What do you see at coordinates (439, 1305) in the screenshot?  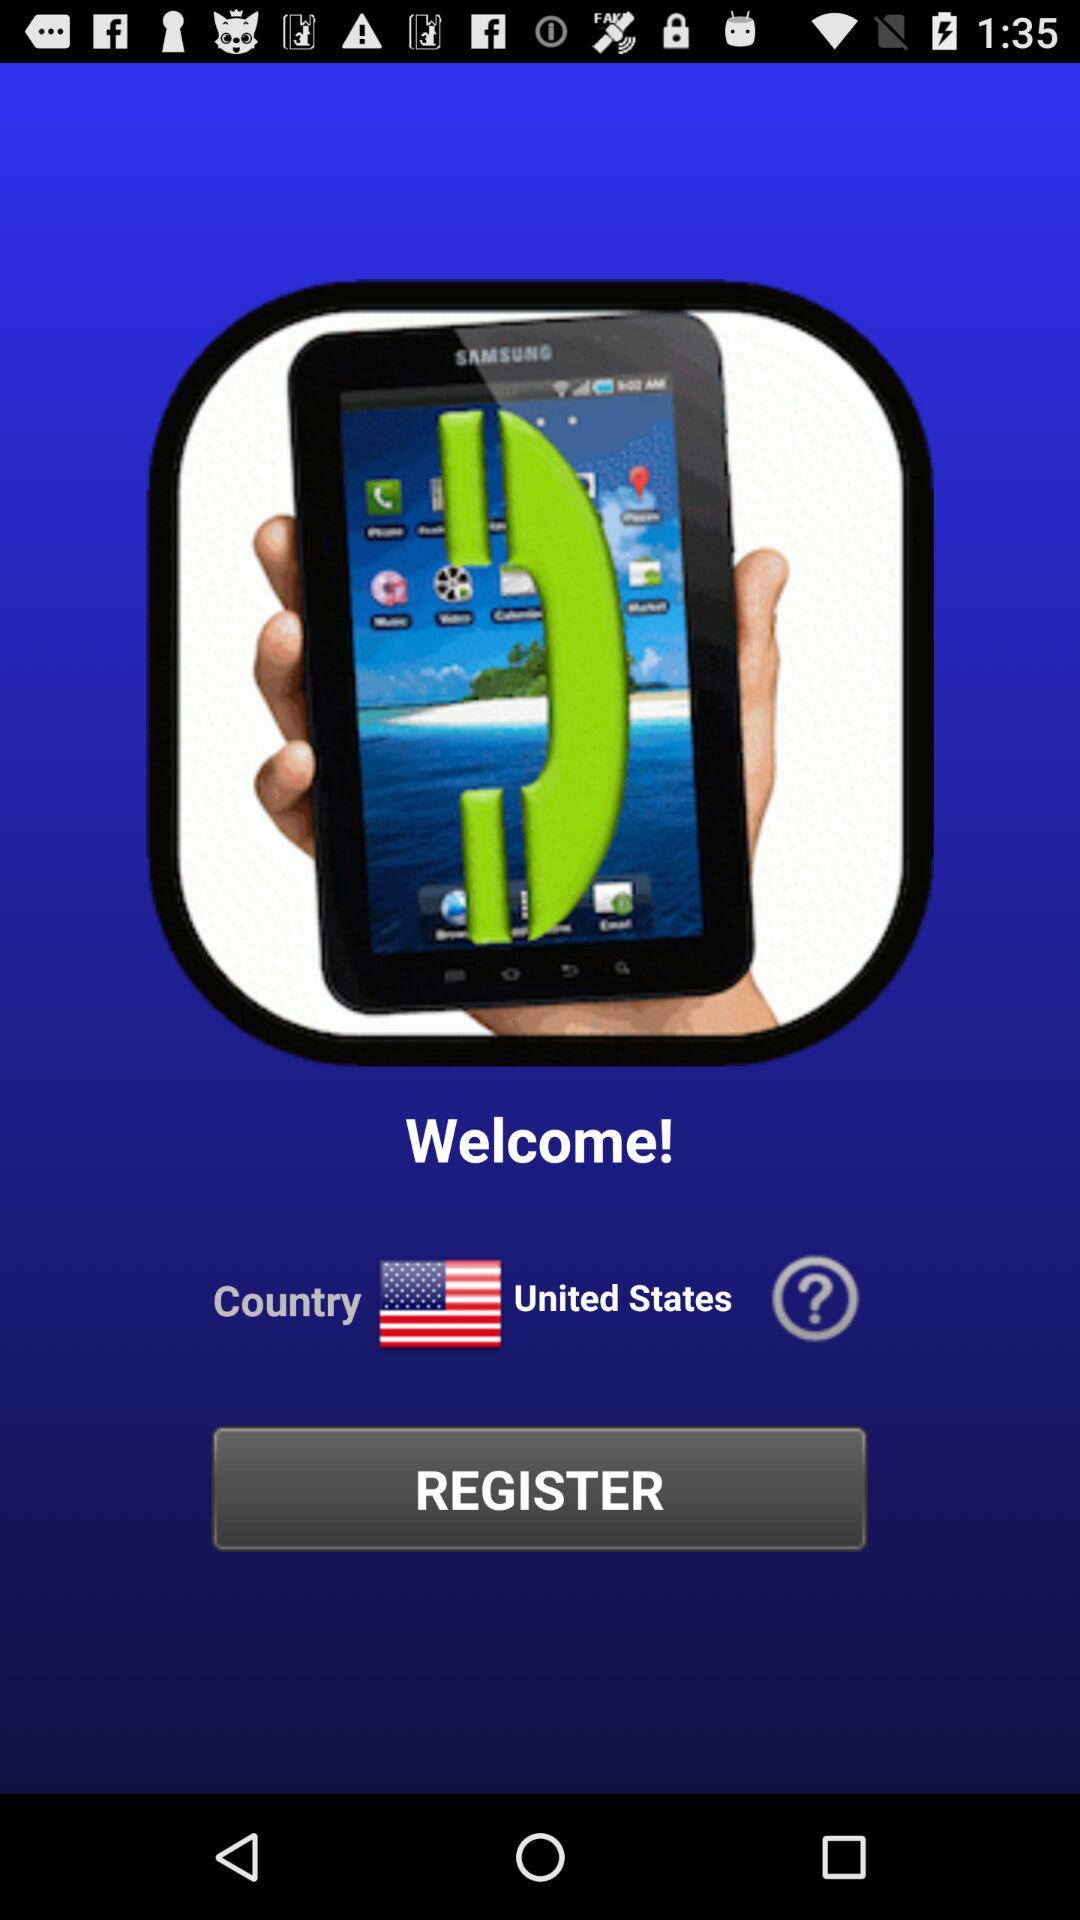 I see `button above the register icon` at bounding box center [439, 1305].